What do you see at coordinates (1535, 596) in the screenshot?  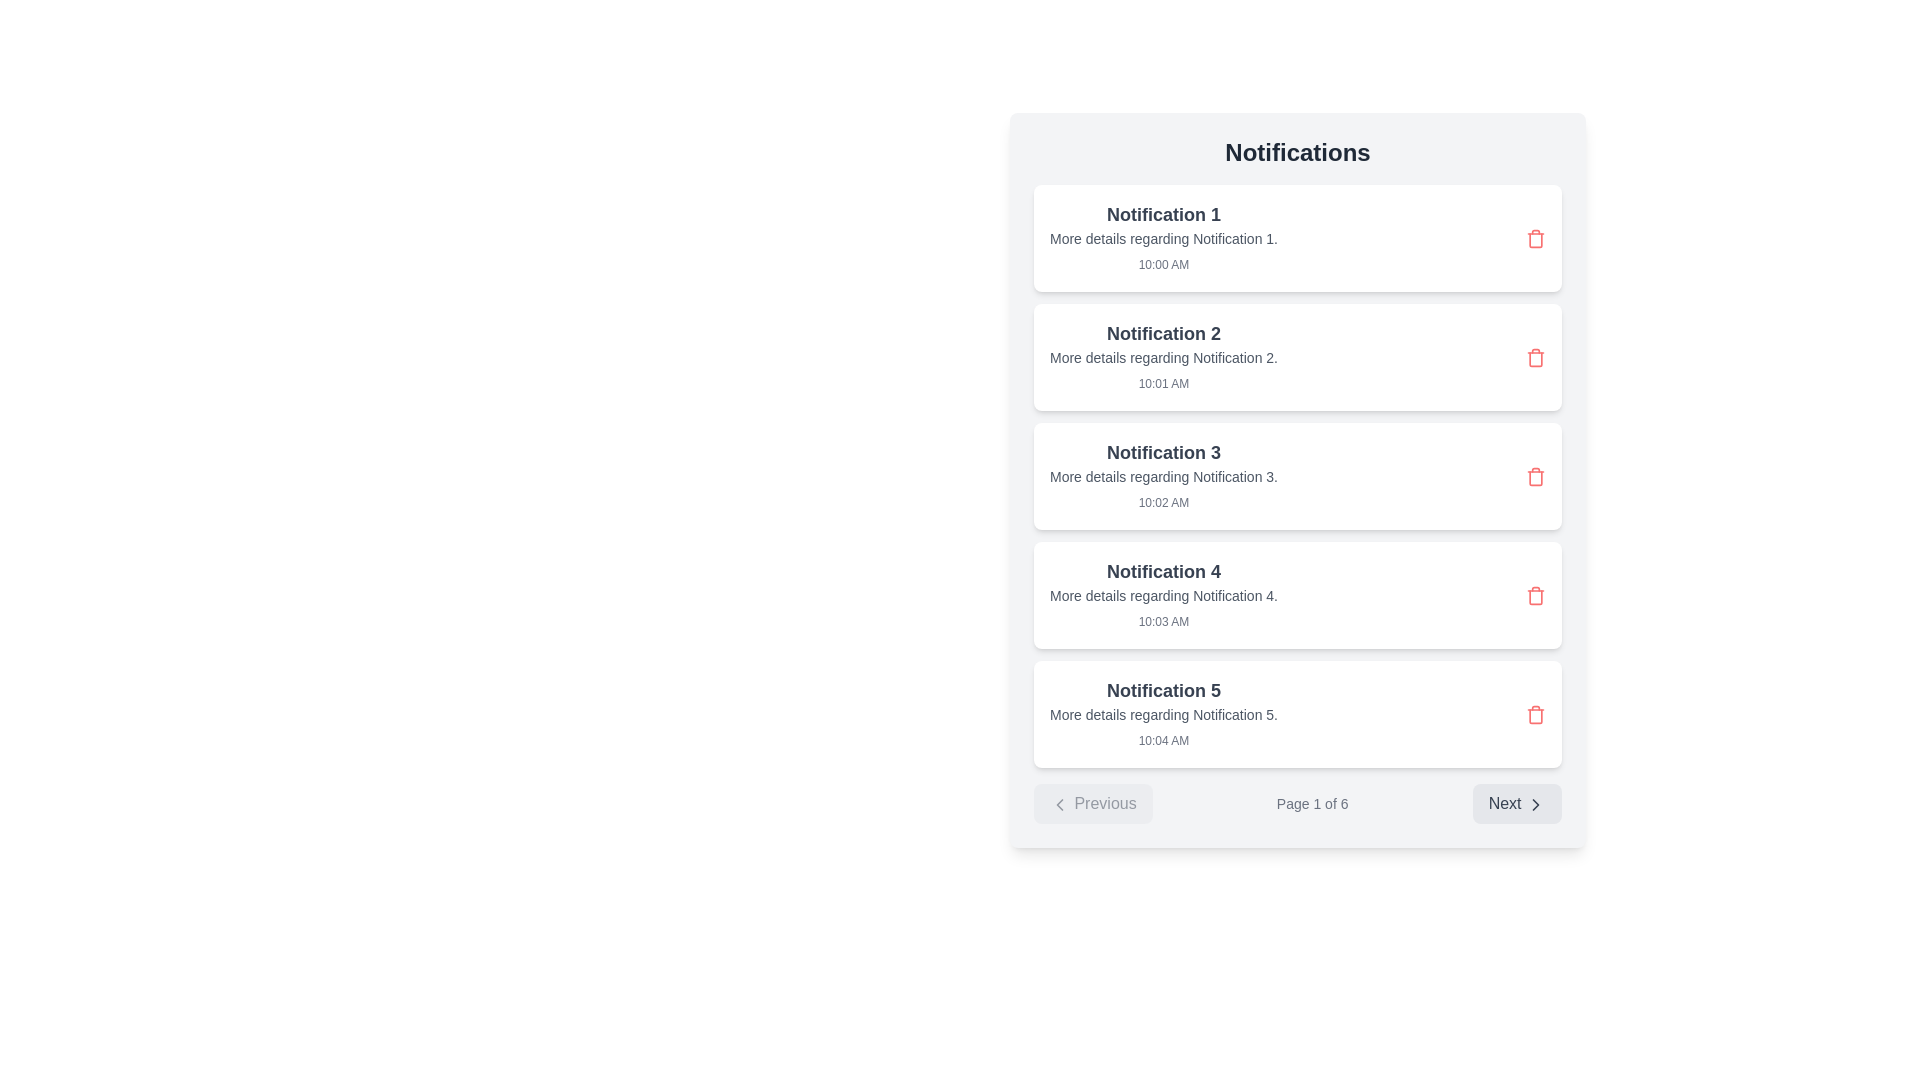 I see `the appearance of the trash icon located at the far right of 'Notification 4' in the list of notification cards` at bounding box center [1535, 596].